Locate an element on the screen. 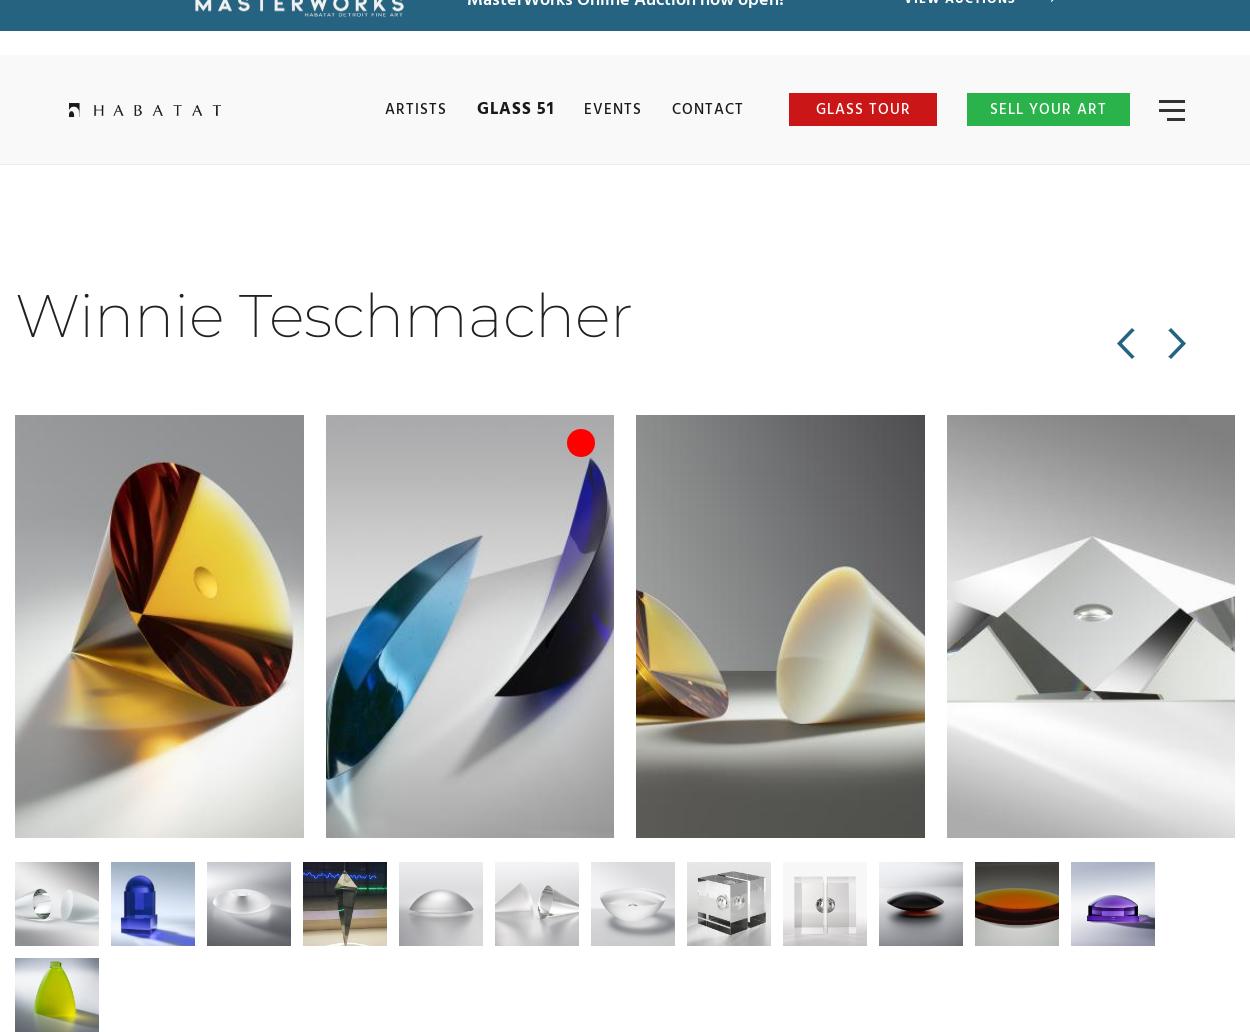 This screenshot has height=1032, width=1250. 'Next Artist >' is located at coordinates (217, 343).